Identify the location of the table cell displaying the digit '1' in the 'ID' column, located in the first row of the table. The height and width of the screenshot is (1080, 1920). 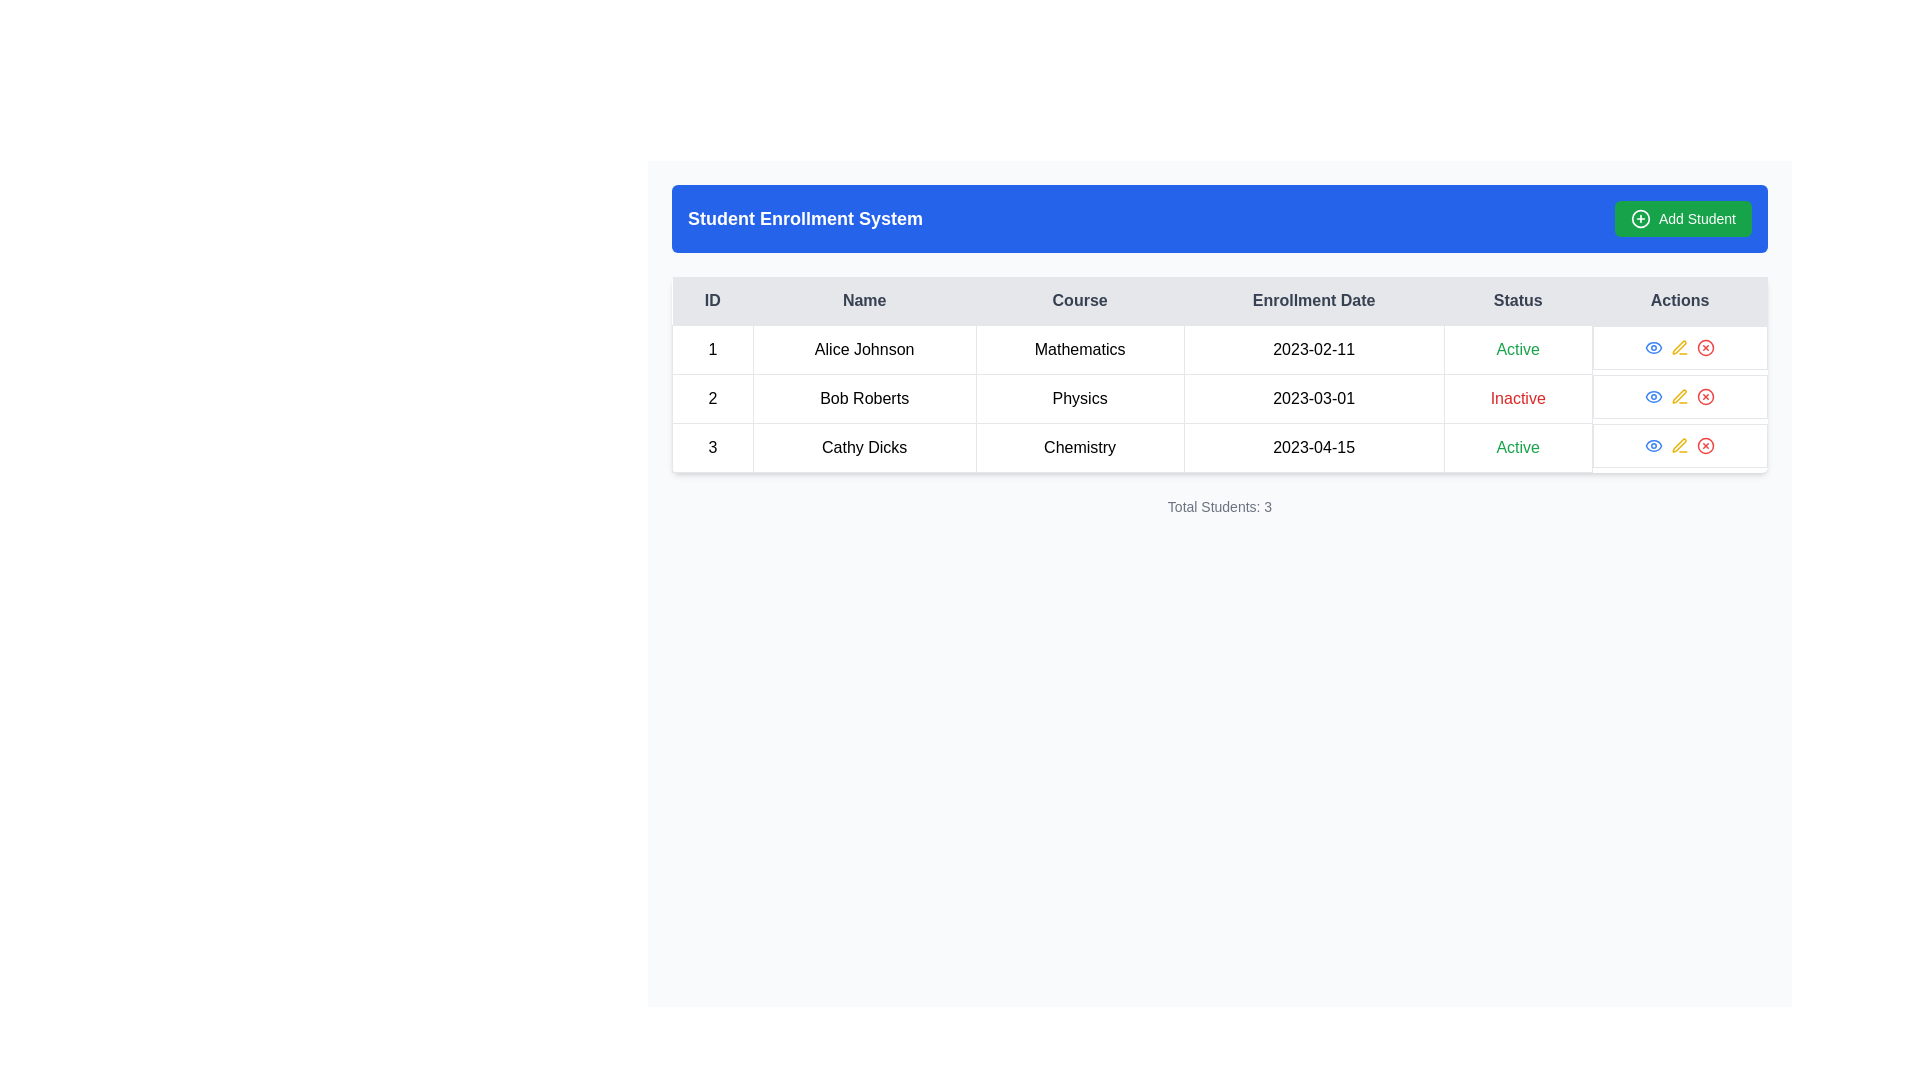
(712, 349).